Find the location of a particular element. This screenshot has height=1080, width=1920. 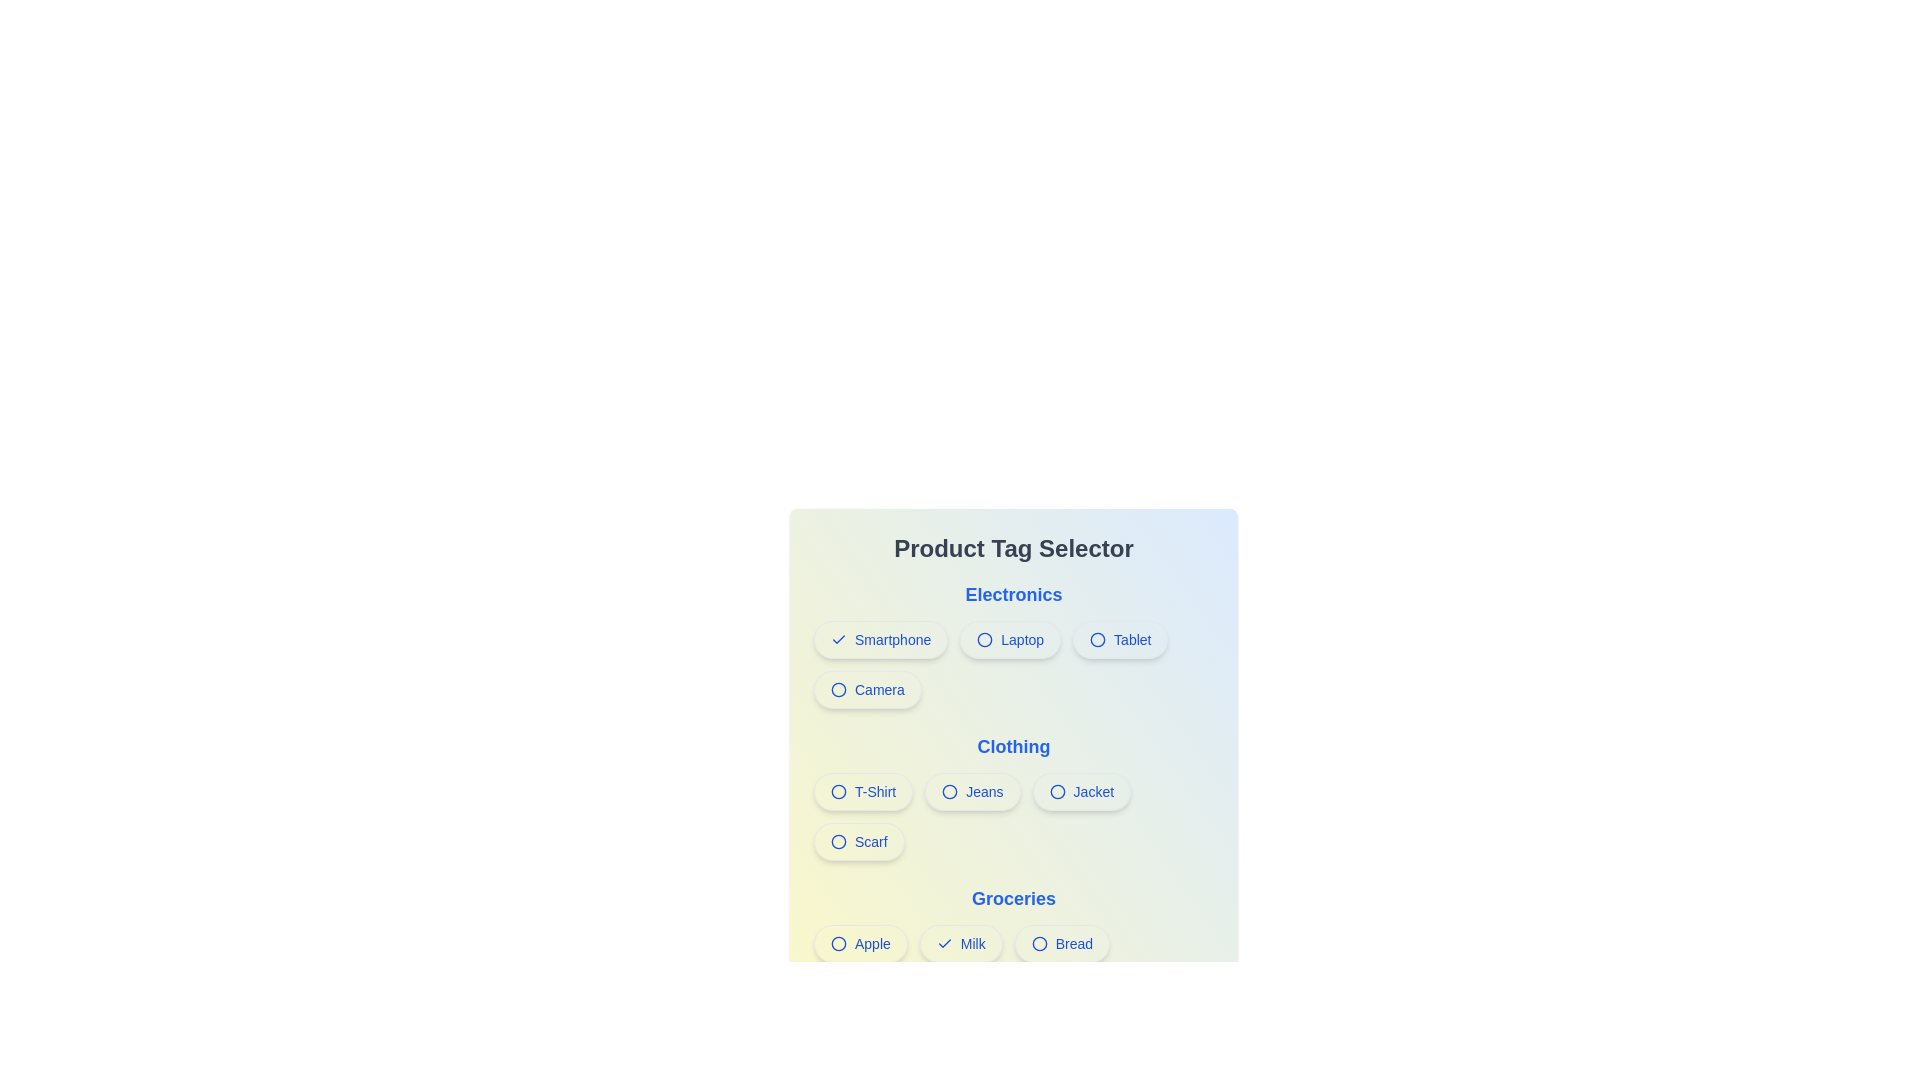

the 'Smartphone' button is located at coordinates (880, 640).